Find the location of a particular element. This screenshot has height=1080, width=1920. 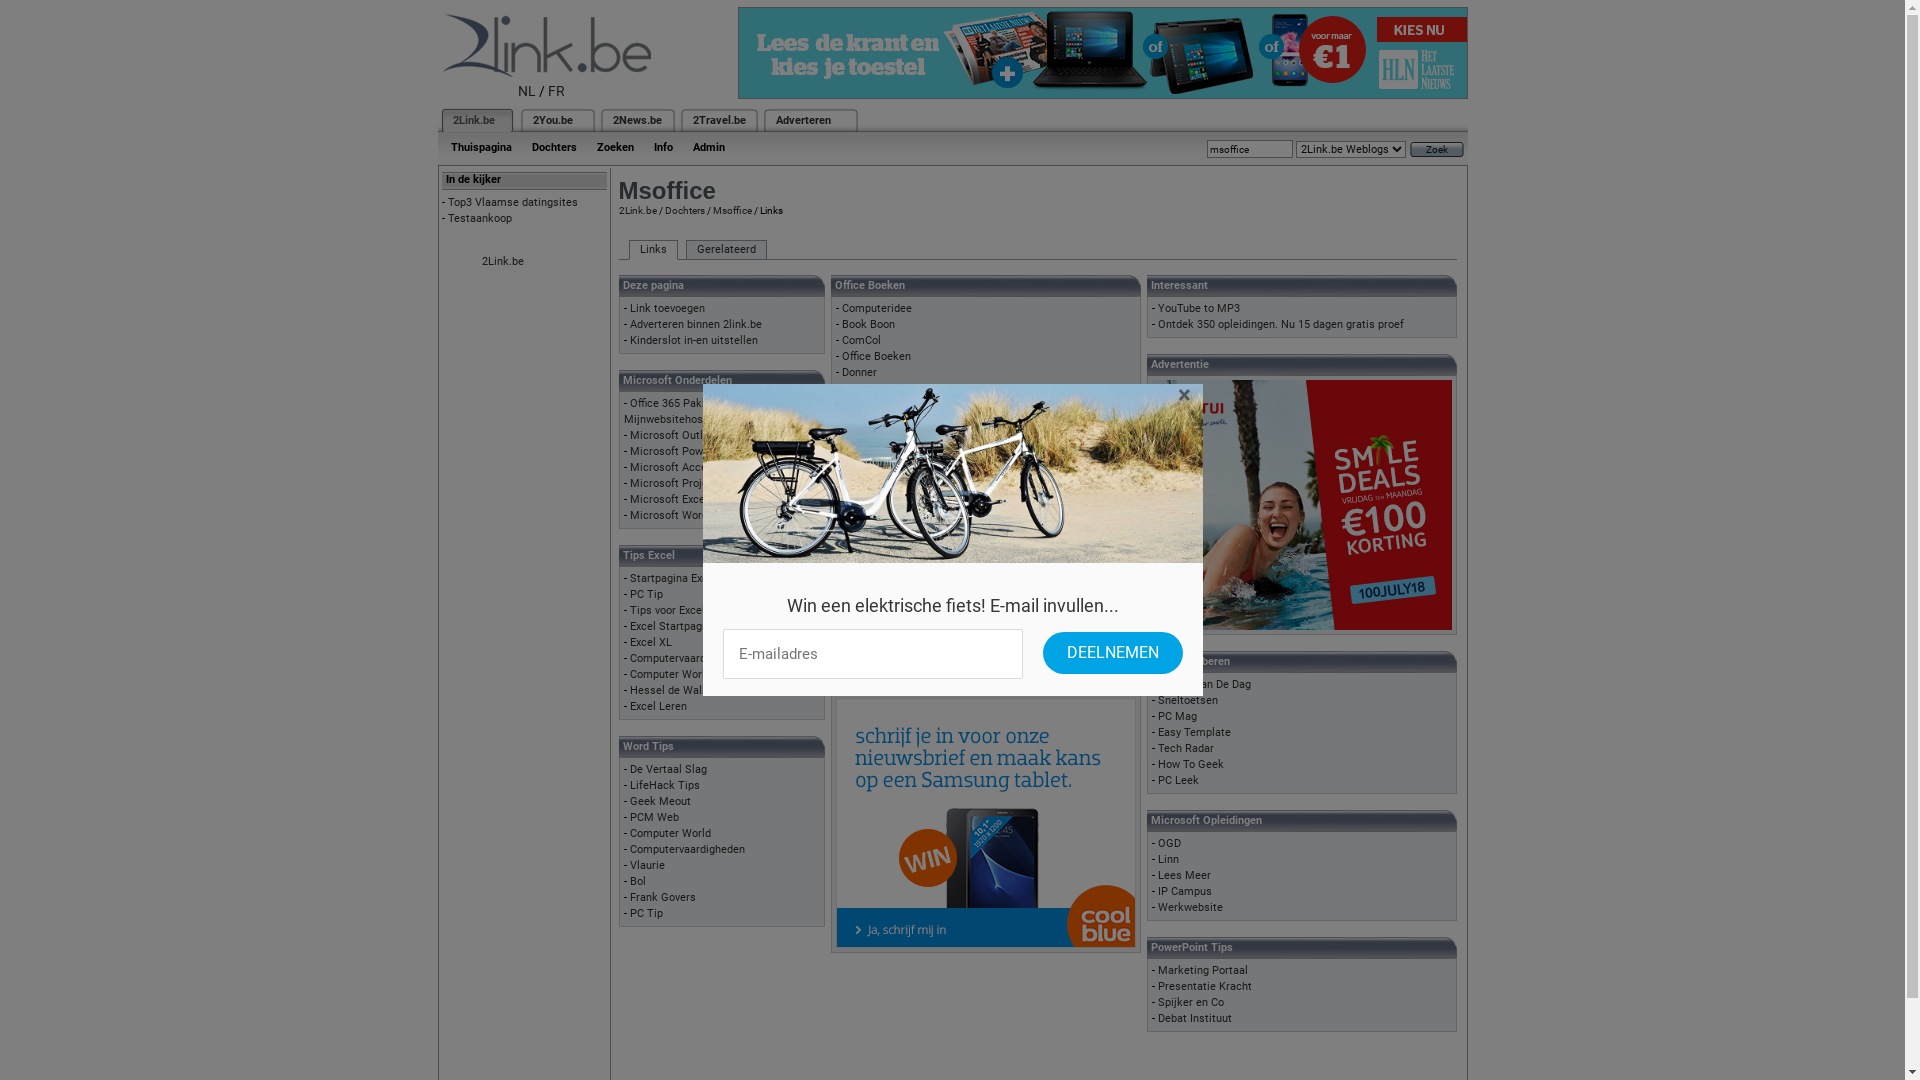

'Microsoft Access' is located at coordinates (674, 467).